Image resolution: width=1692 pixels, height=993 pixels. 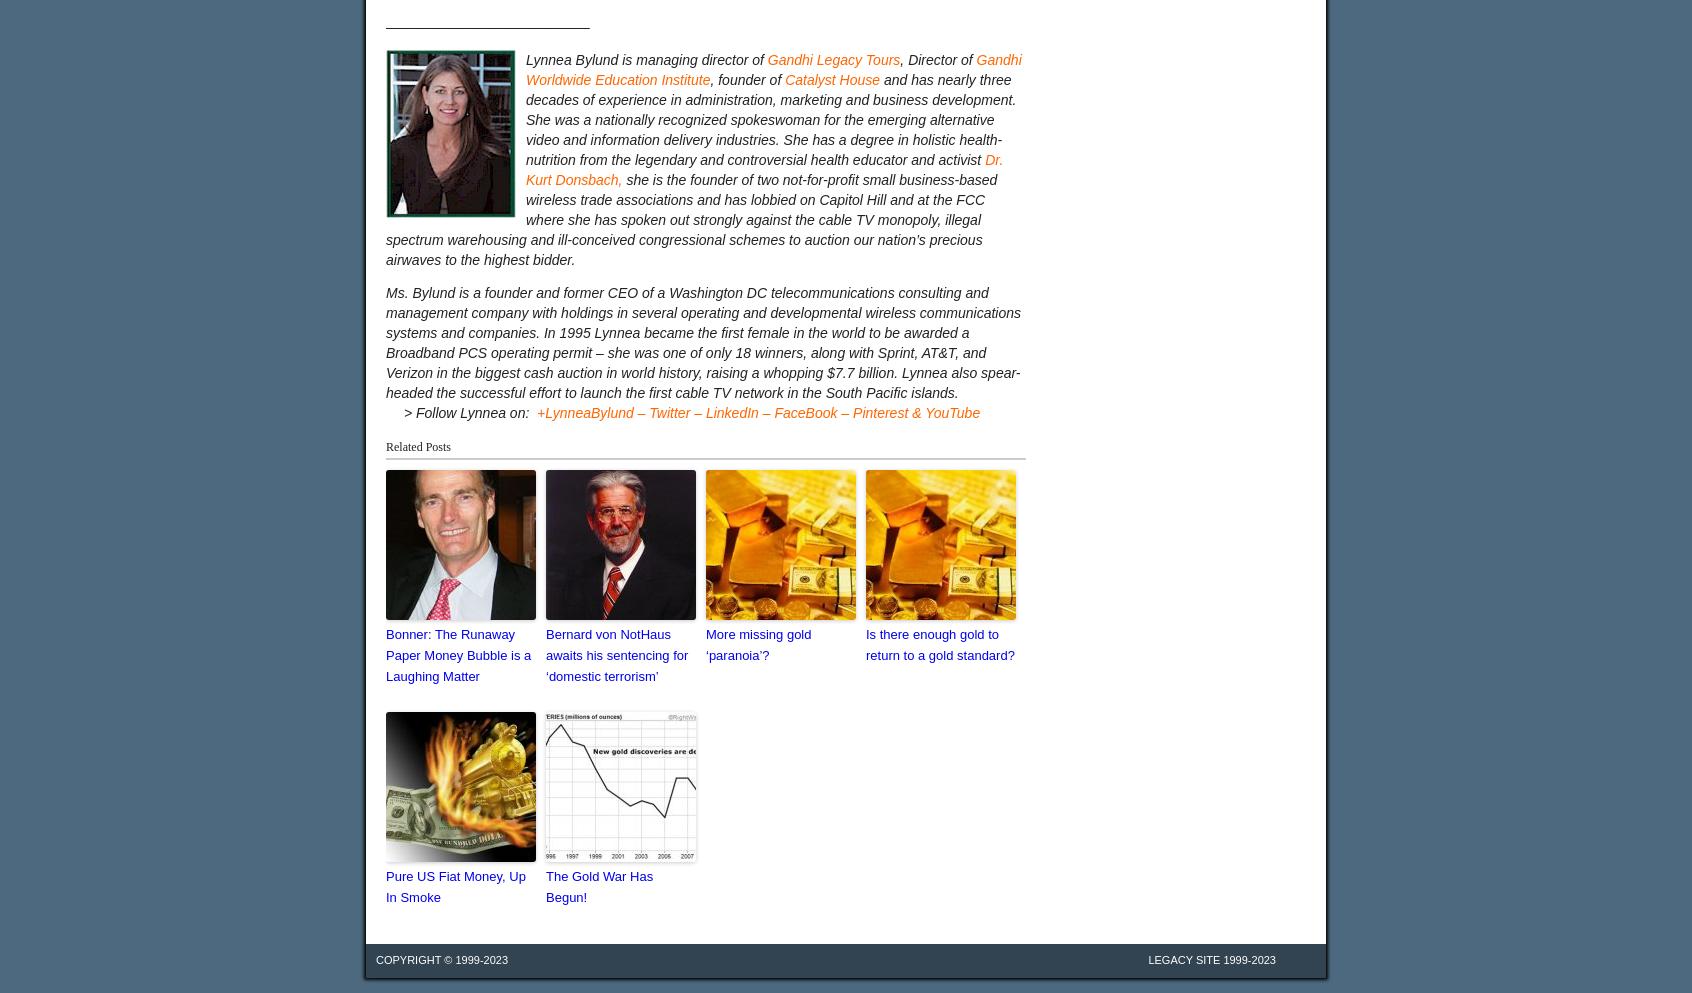 What do you see at coordinates (879, 411) in the screenshot?
I see `'Pinterest'` at bounding box center [879, 411].